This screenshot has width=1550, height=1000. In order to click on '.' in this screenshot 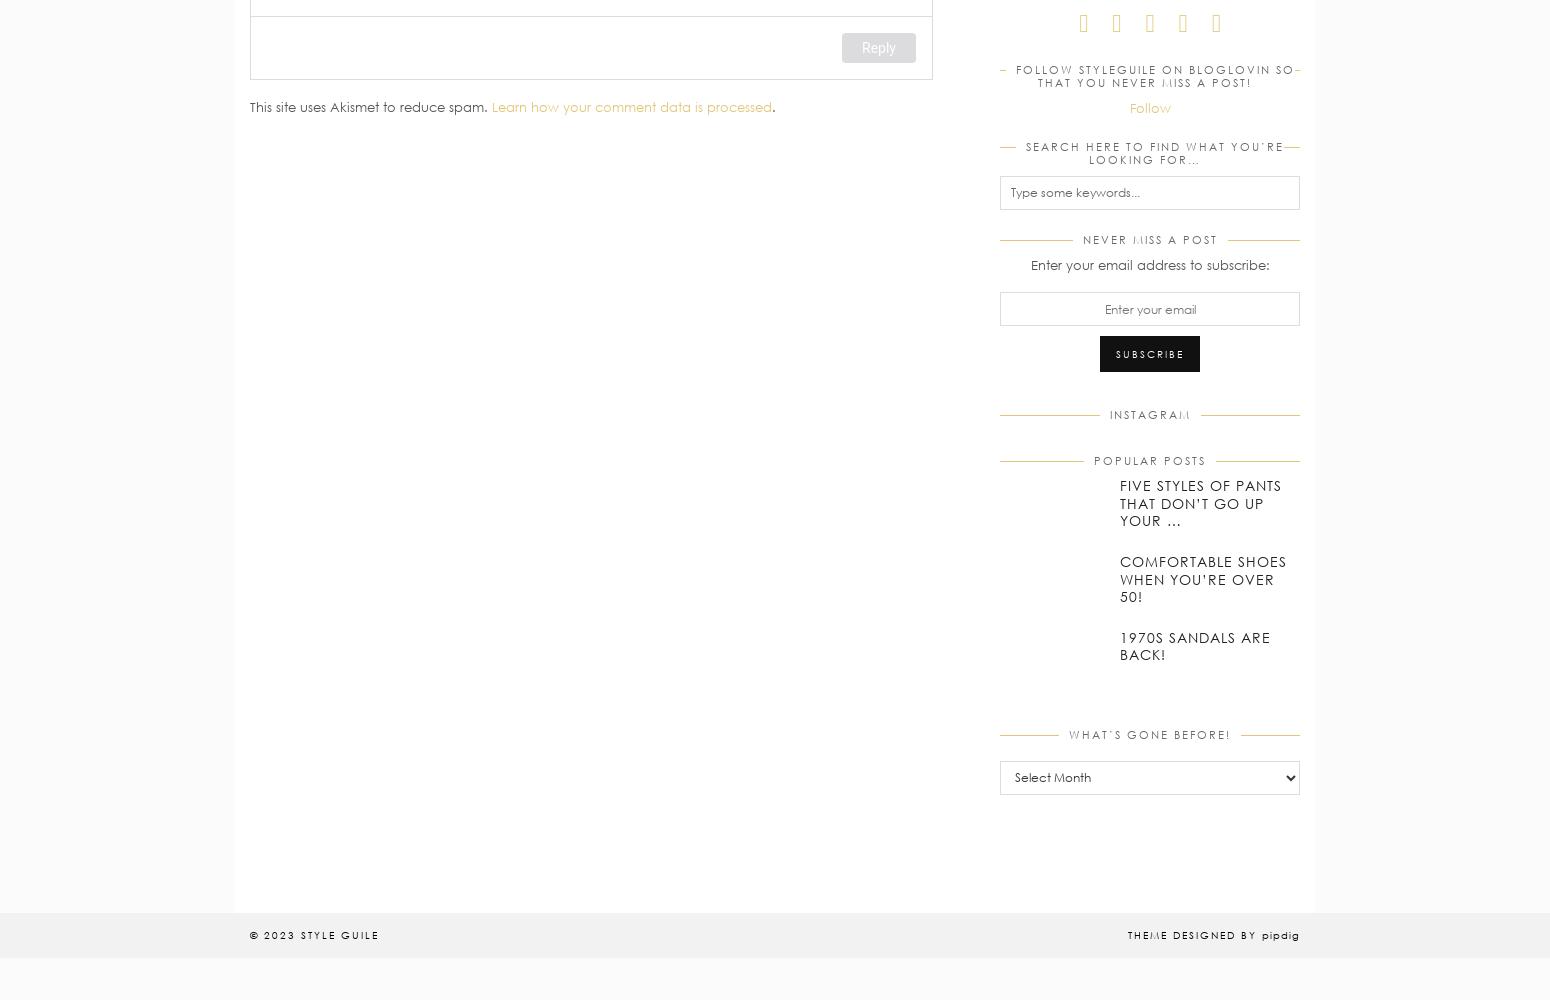, I will do `click(774, 106)`.